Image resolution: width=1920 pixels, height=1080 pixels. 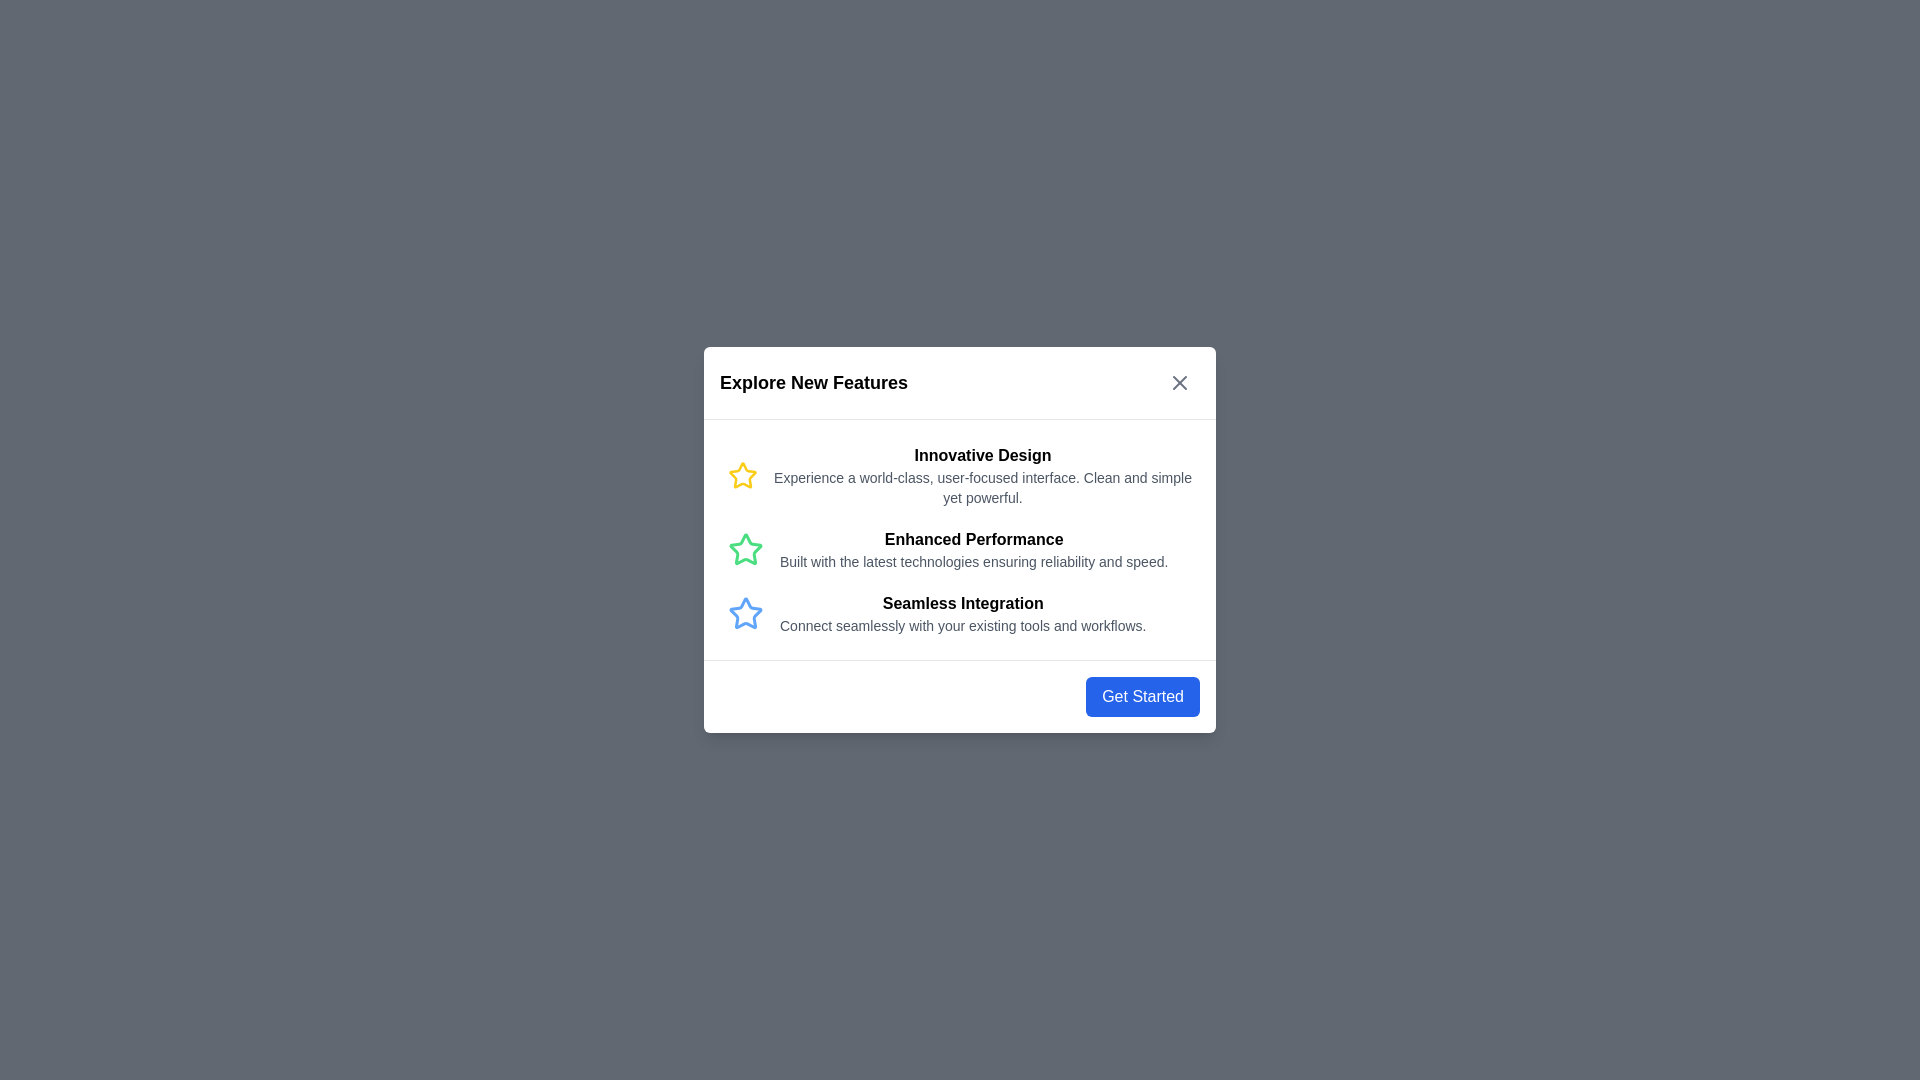 I want to click on the Informational Block, which features a yellow star icon on the left and a bold title 'Innovative Design', situated below the header 'Explore New Features', so click(x=960, y=475).